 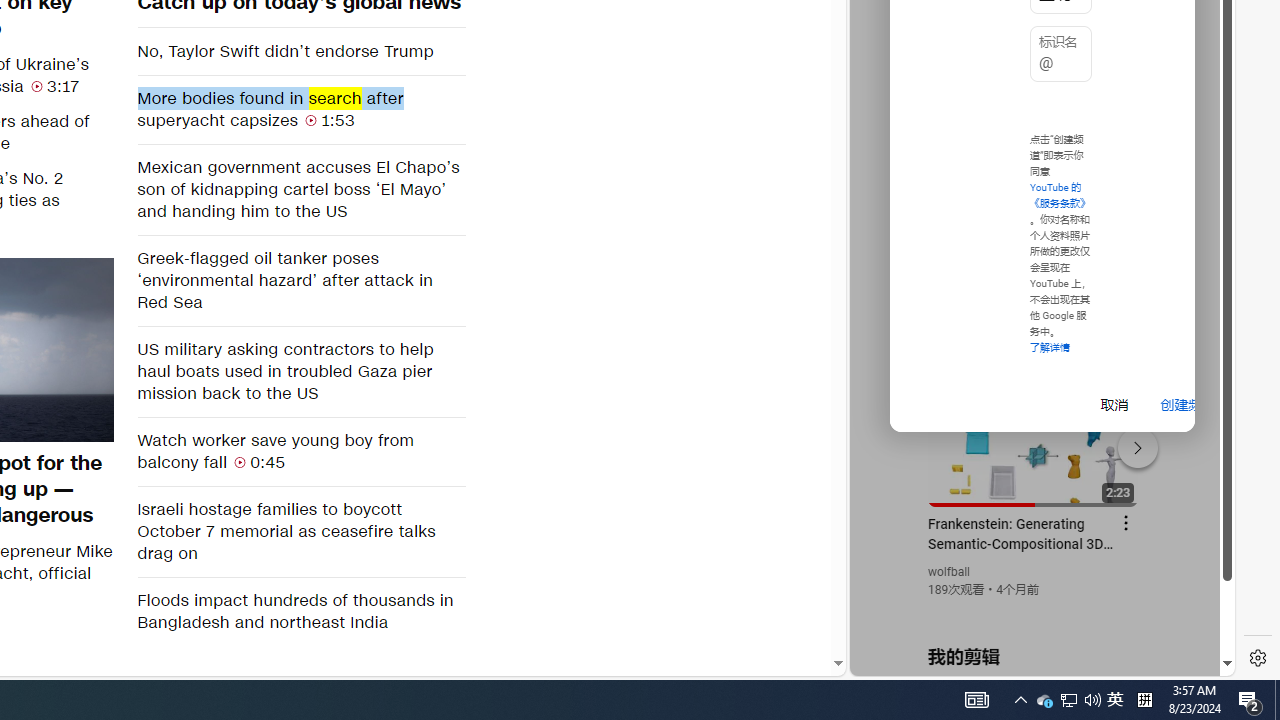 I want to click on 'More bodies found in search after superyacht capsizes 1:53', so click(x=300, y=109).